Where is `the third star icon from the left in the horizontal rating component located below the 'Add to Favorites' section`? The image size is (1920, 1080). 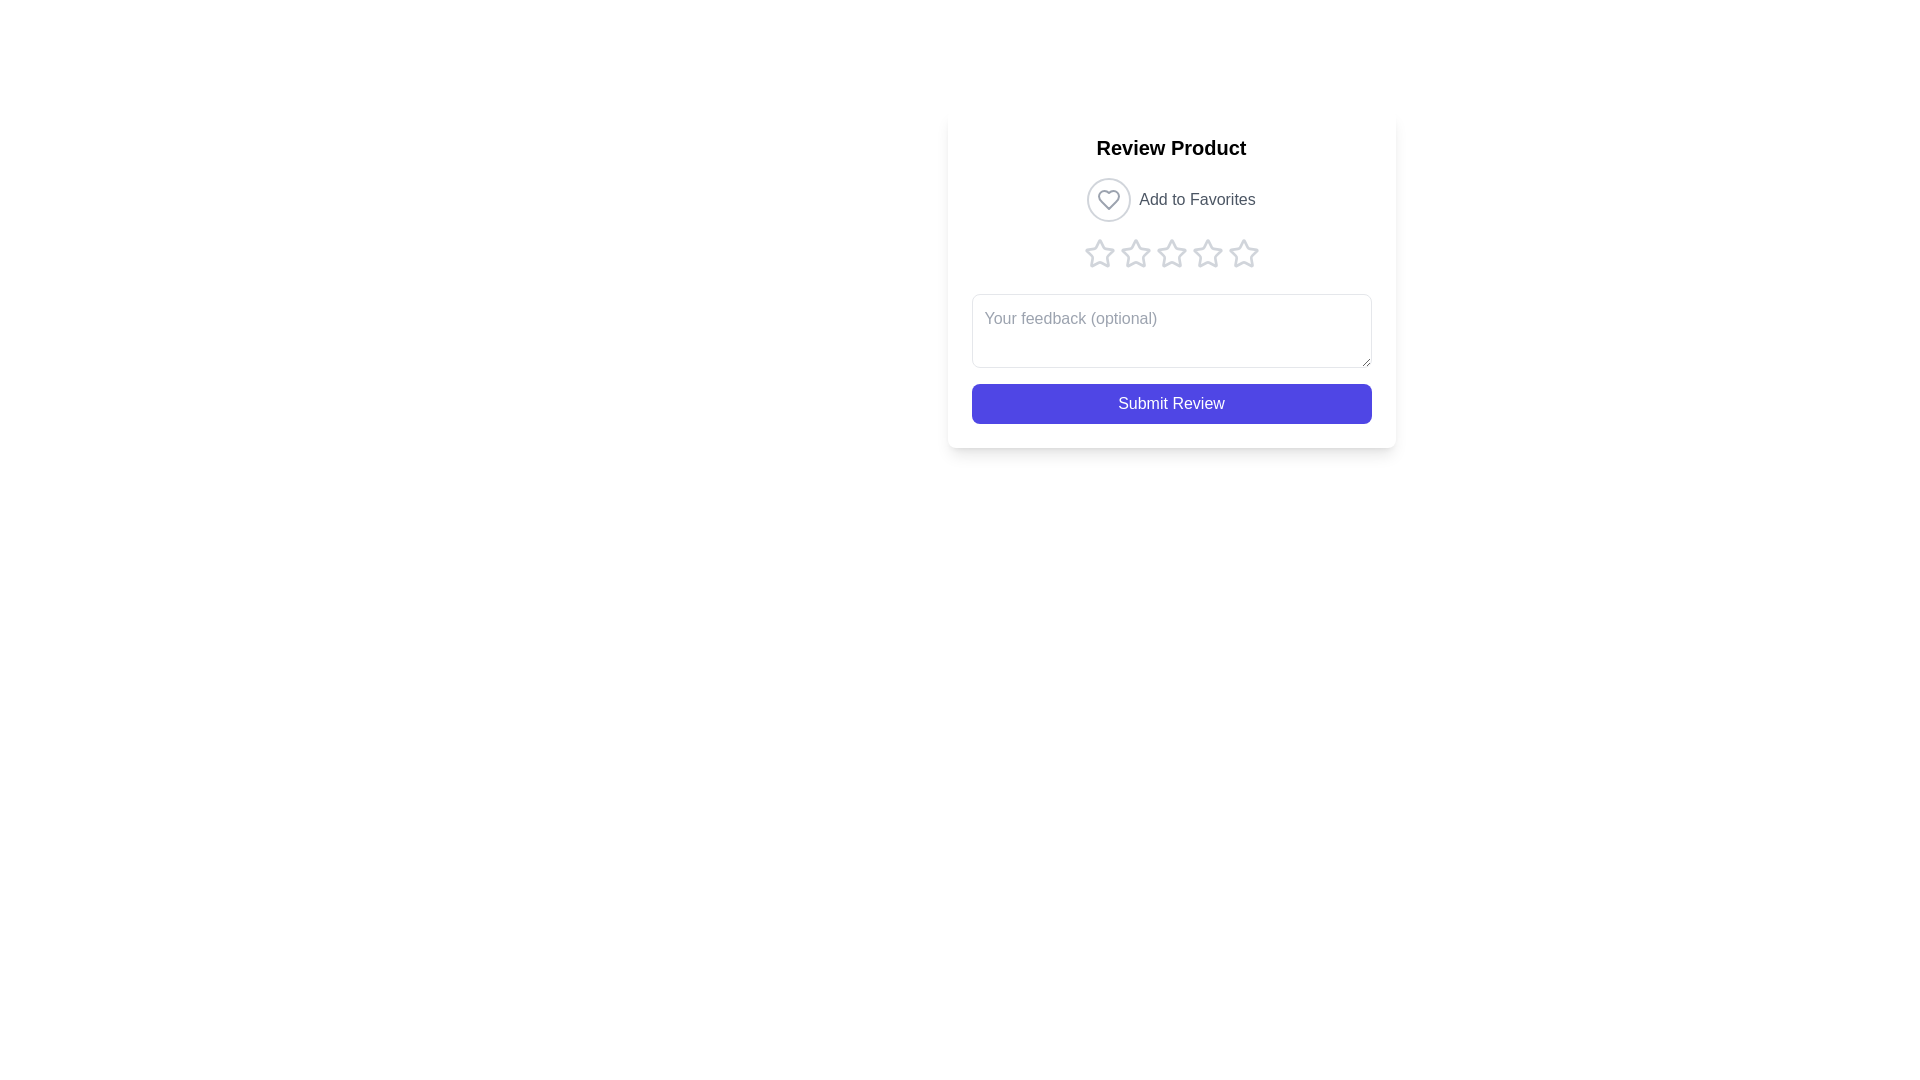
the third star icon from the left in the horizontal rating component located below the 'Add to Favorites' section is located at coordinates (1206, 252).